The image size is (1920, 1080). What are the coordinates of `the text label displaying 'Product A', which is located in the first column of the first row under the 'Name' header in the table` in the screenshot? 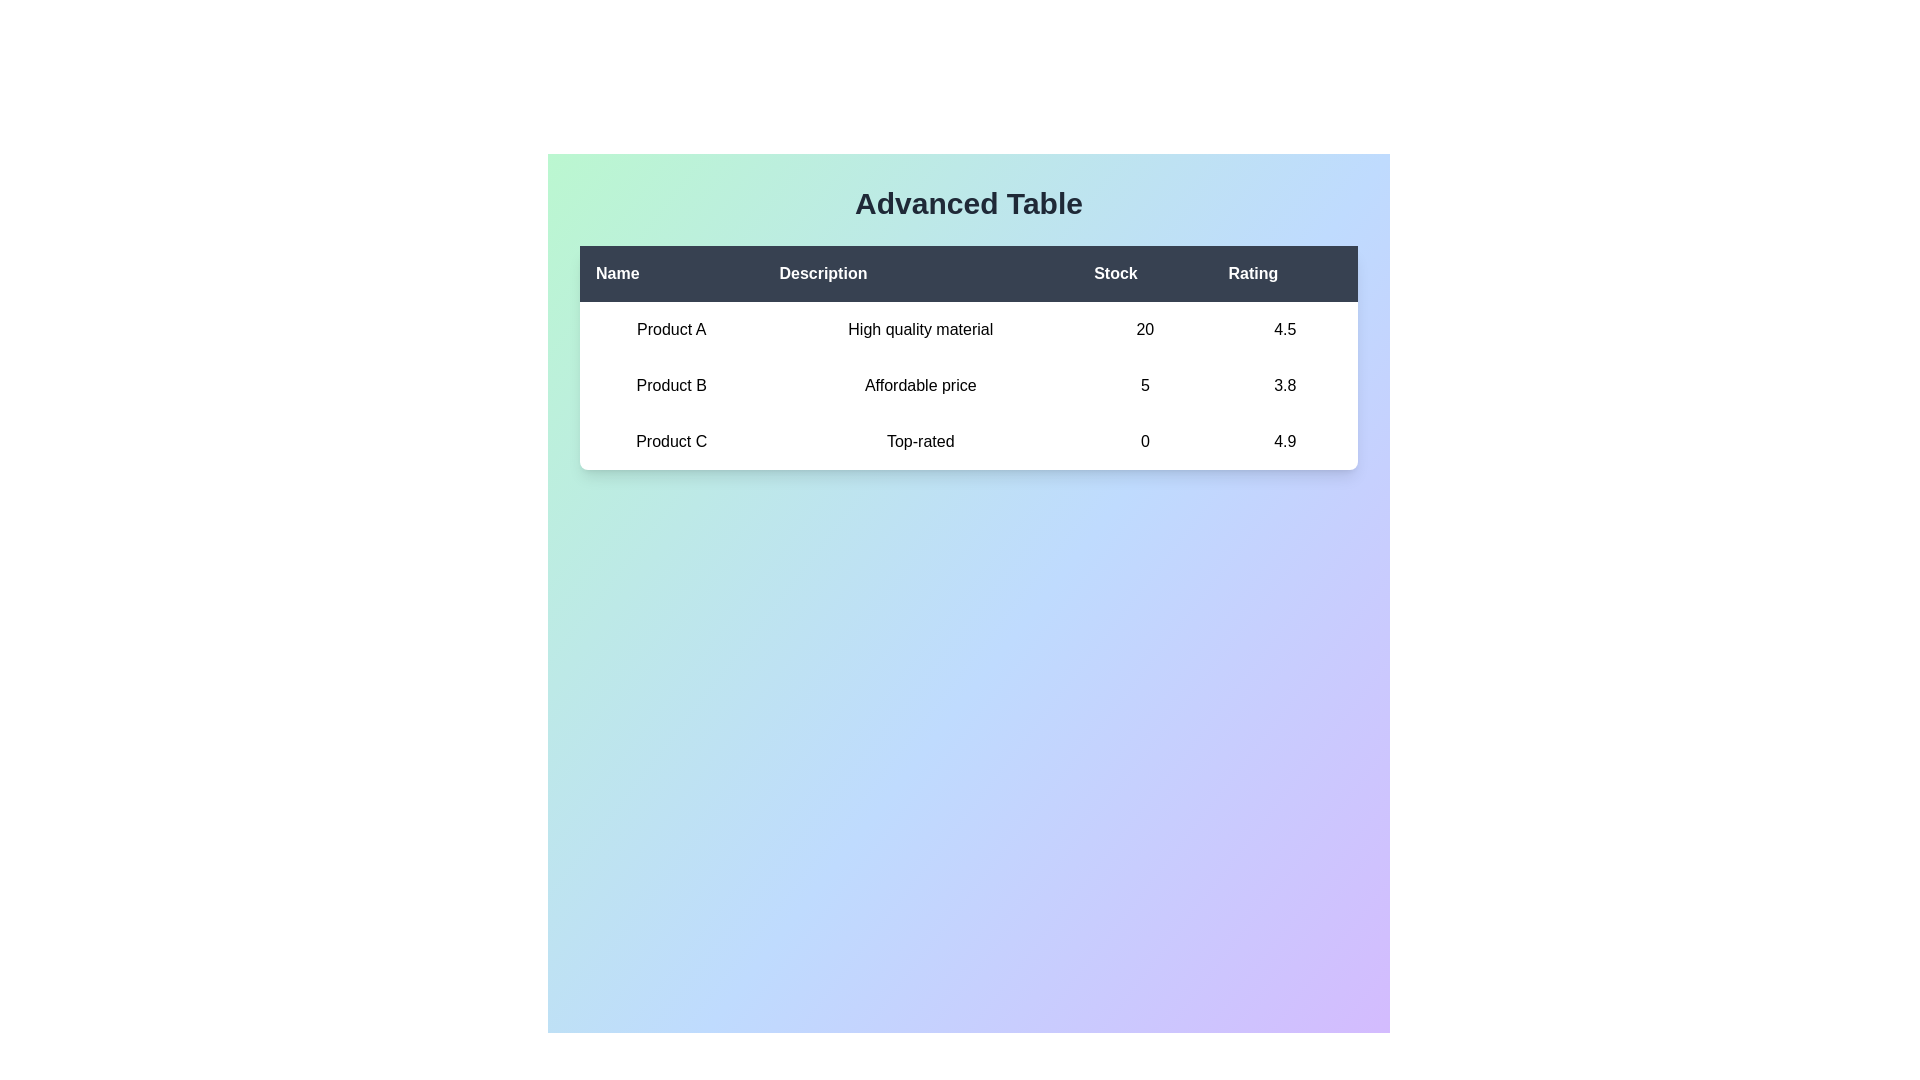 It's located at (671, 329).